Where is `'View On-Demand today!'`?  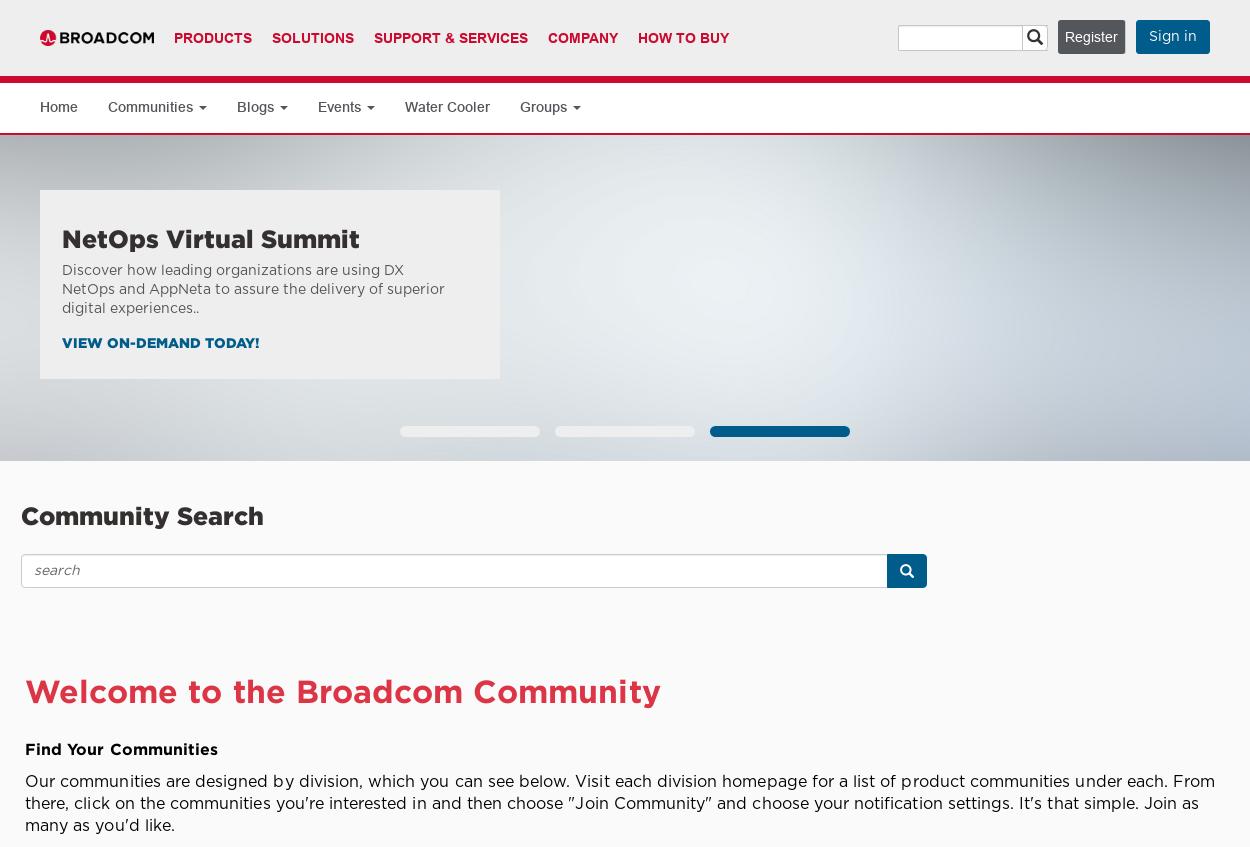 'View On-Demand today!' is located at coordinates (62, 341).